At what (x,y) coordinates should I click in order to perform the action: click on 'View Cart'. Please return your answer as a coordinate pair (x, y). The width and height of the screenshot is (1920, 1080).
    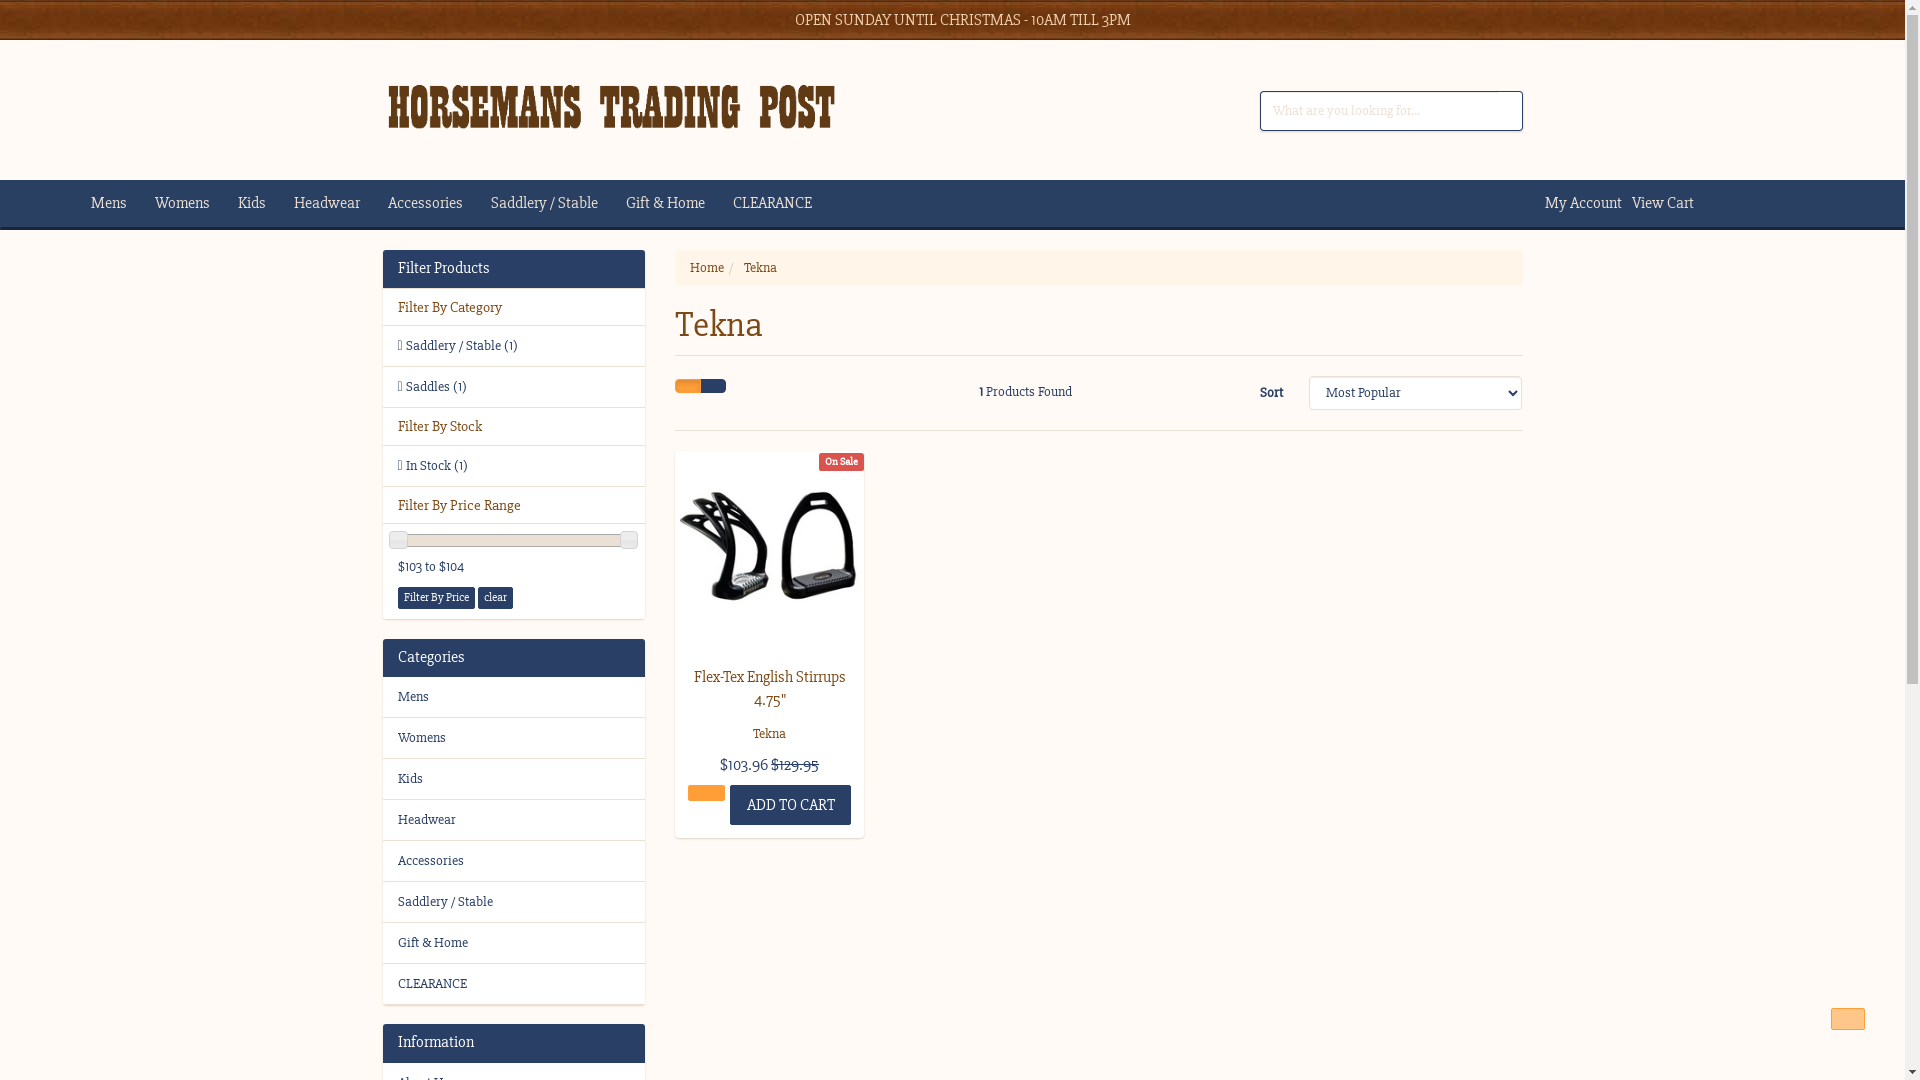
    Looking at the image, I should click on (1657, 203).